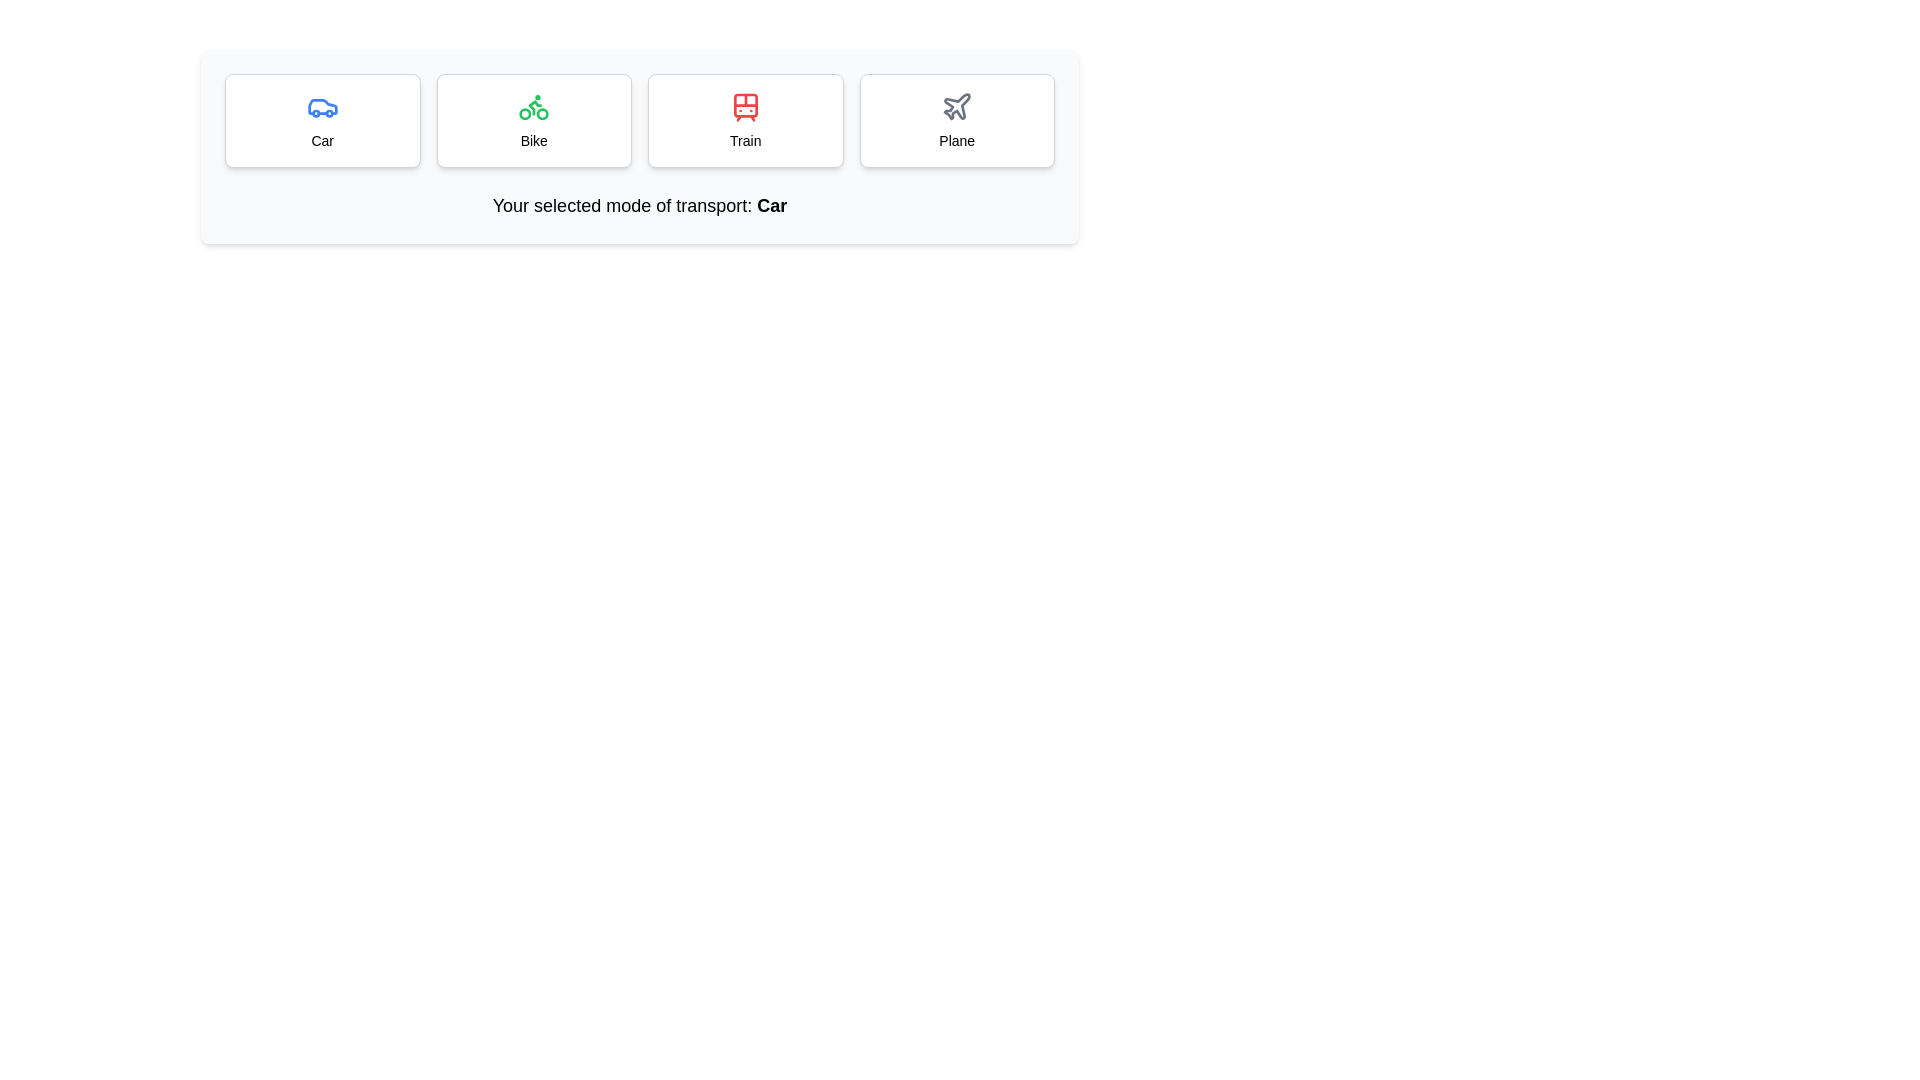 This screenshot has height=1080, width=1920. Describe the element at coordinates (322, 120) in the screenshot. I see `the first card in the grid layout, which features a blue car icon and the text 'Car', to trigger the scale effect` at that location.